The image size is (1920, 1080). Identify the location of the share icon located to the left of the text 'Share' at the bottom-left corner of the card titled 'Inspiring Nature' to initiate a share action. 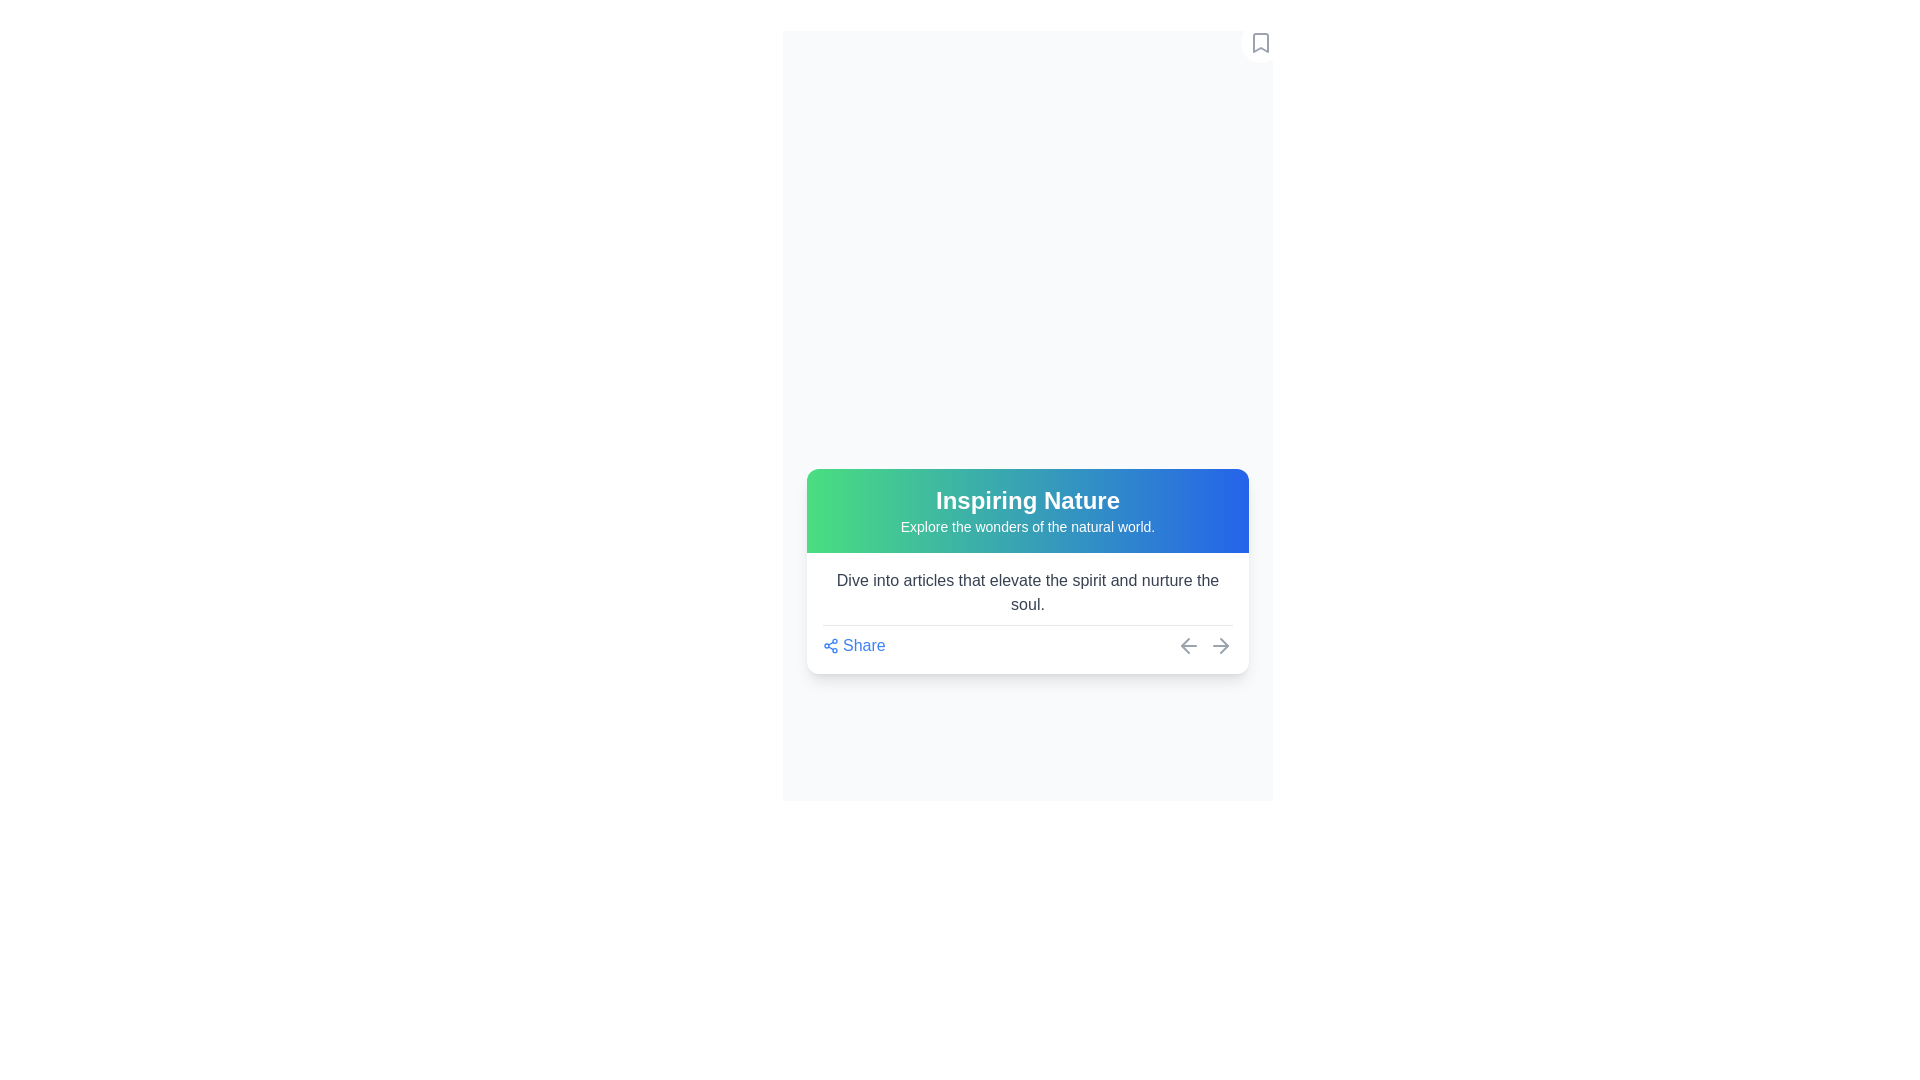
(830, 644).